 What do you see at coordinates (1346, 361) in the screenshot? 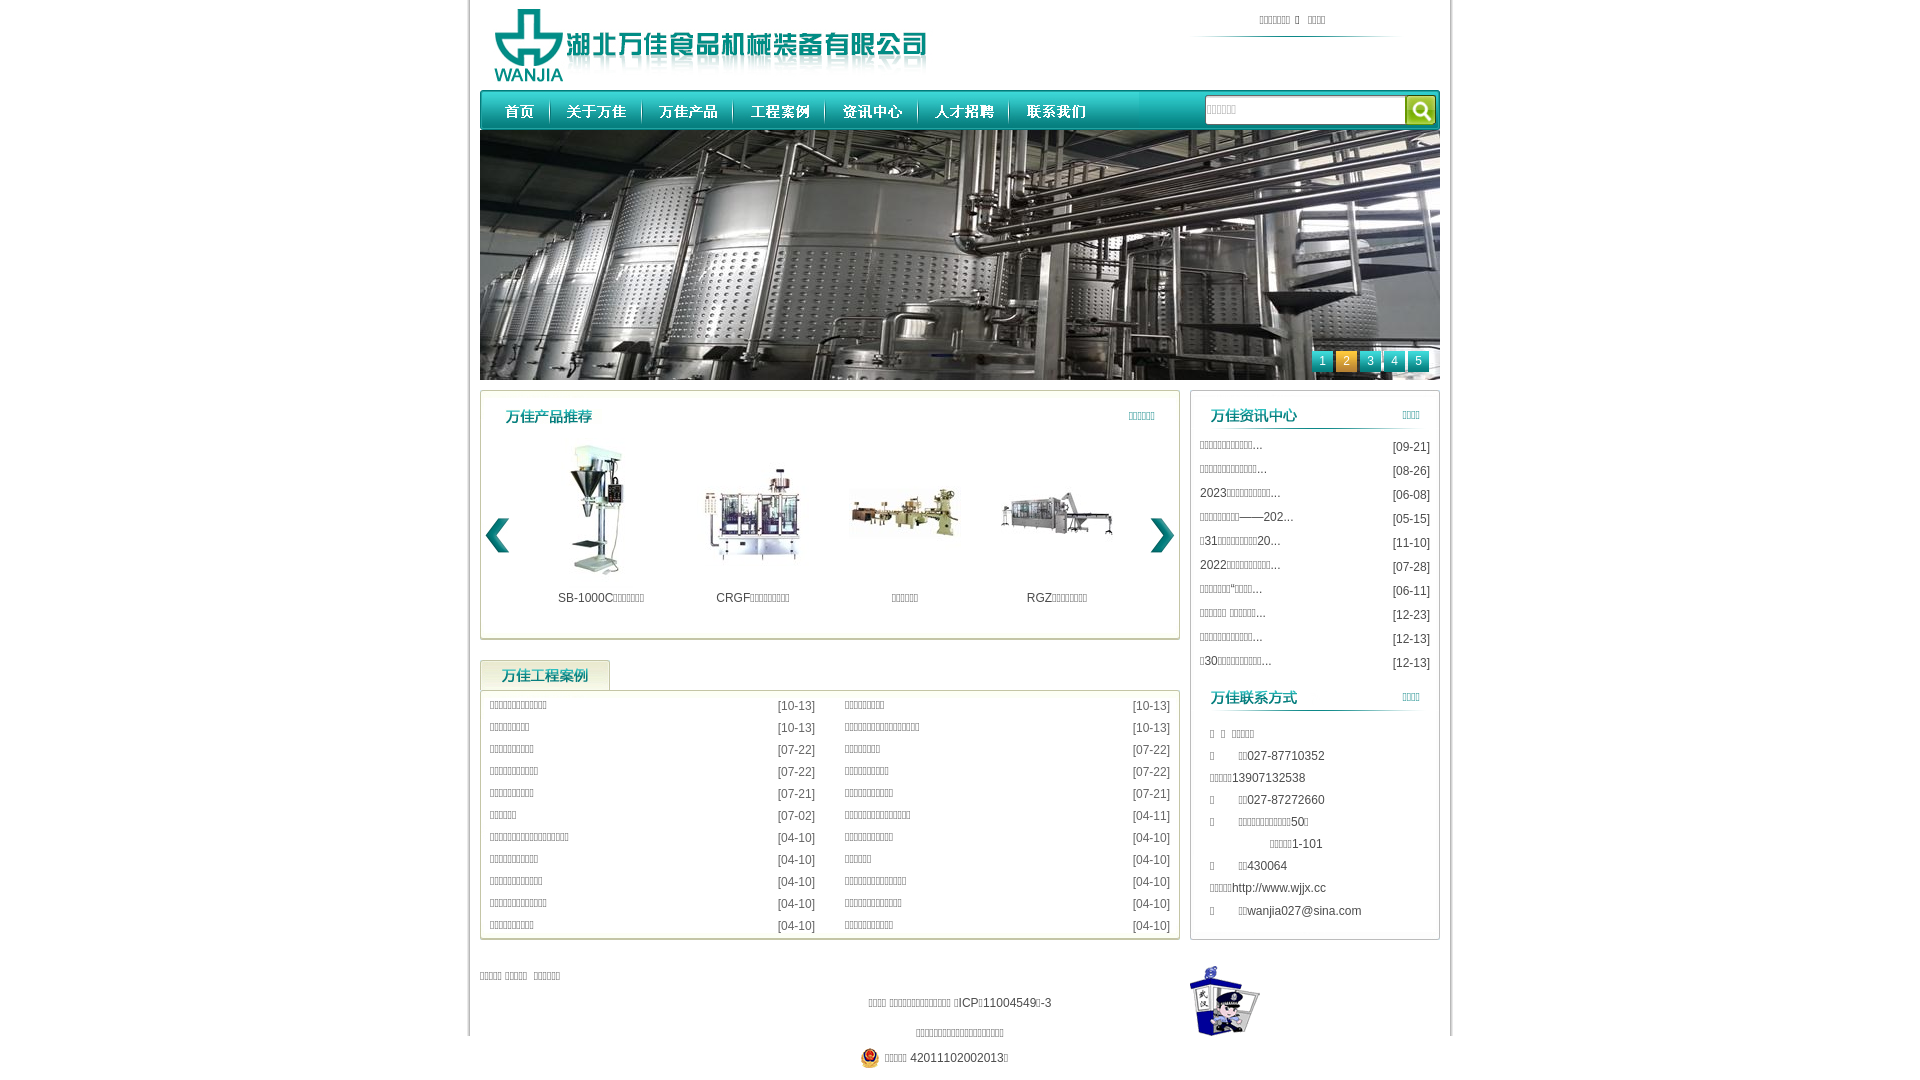
I see `'2'` at bounding box center [1346, 361].